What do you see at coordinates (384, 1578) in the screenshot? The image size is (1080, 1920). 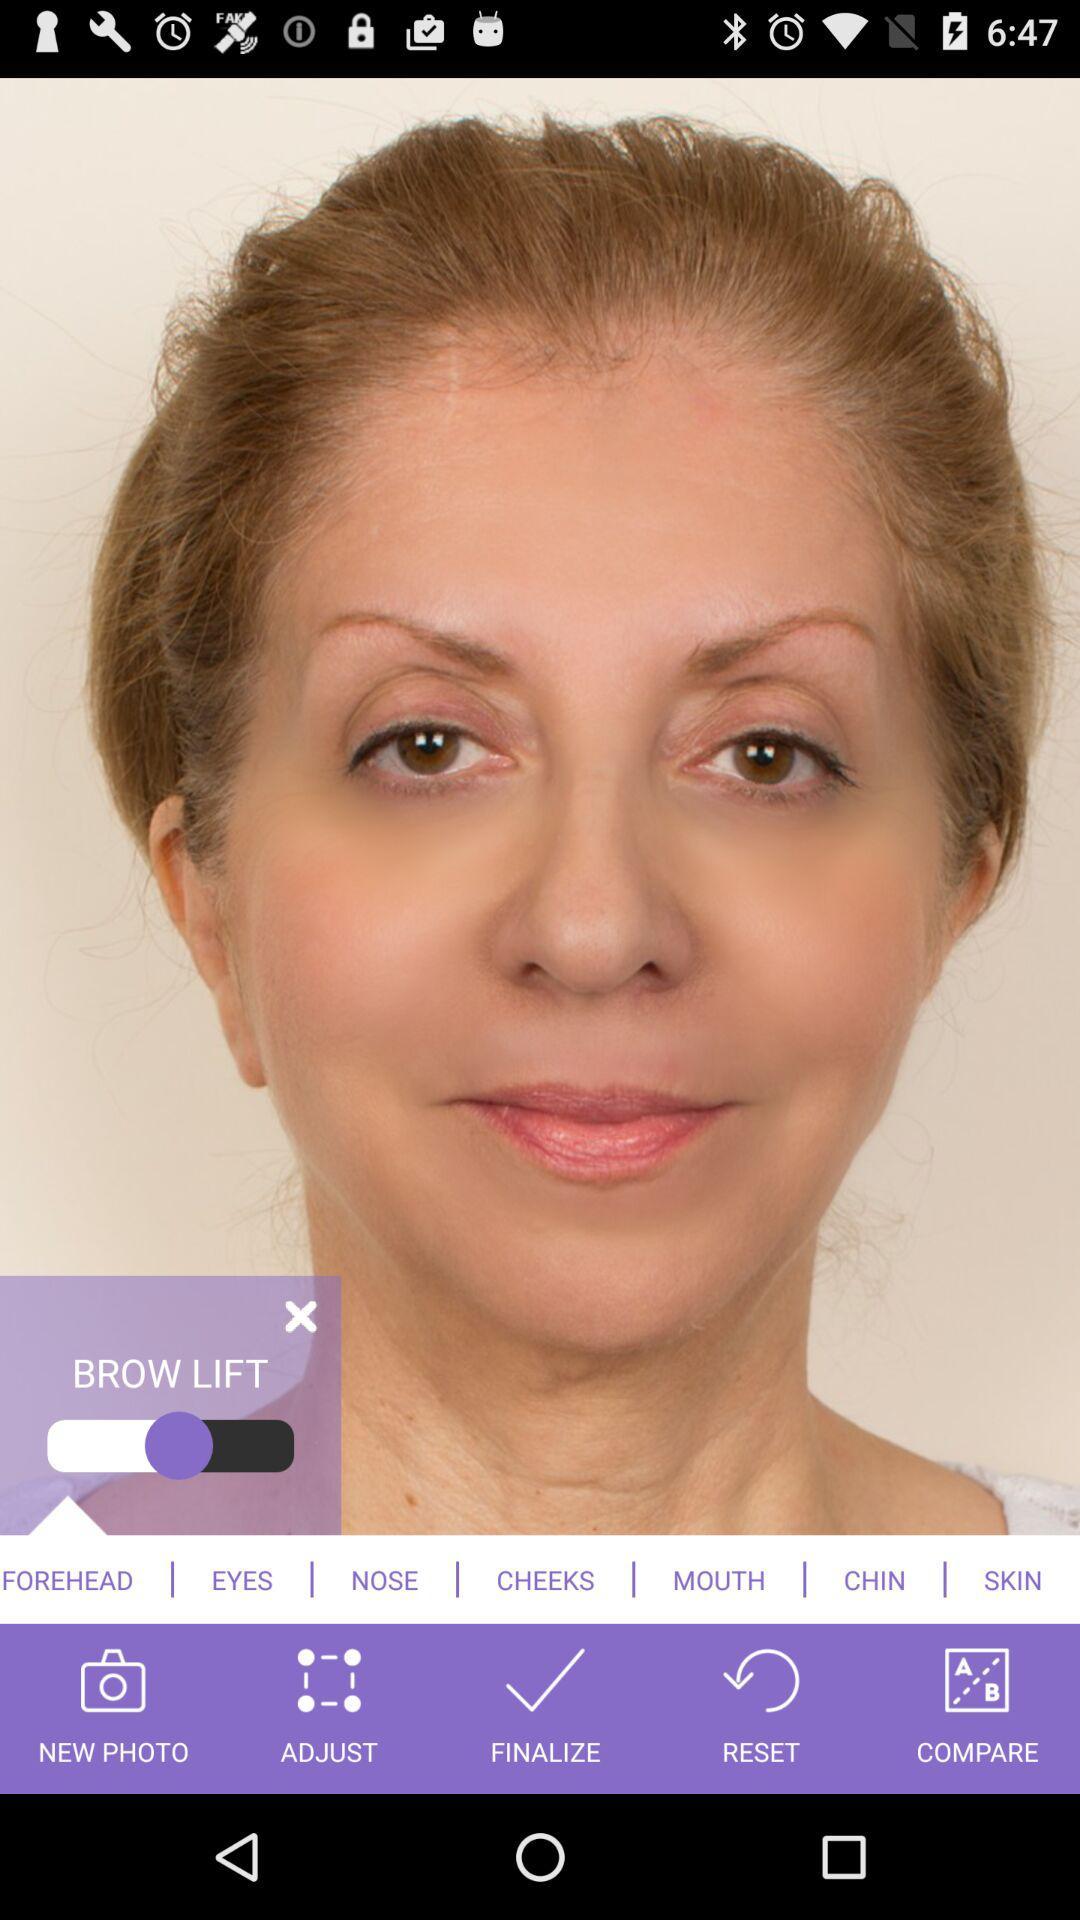 I see `the nose icon` at bounding box center [384, 1578].